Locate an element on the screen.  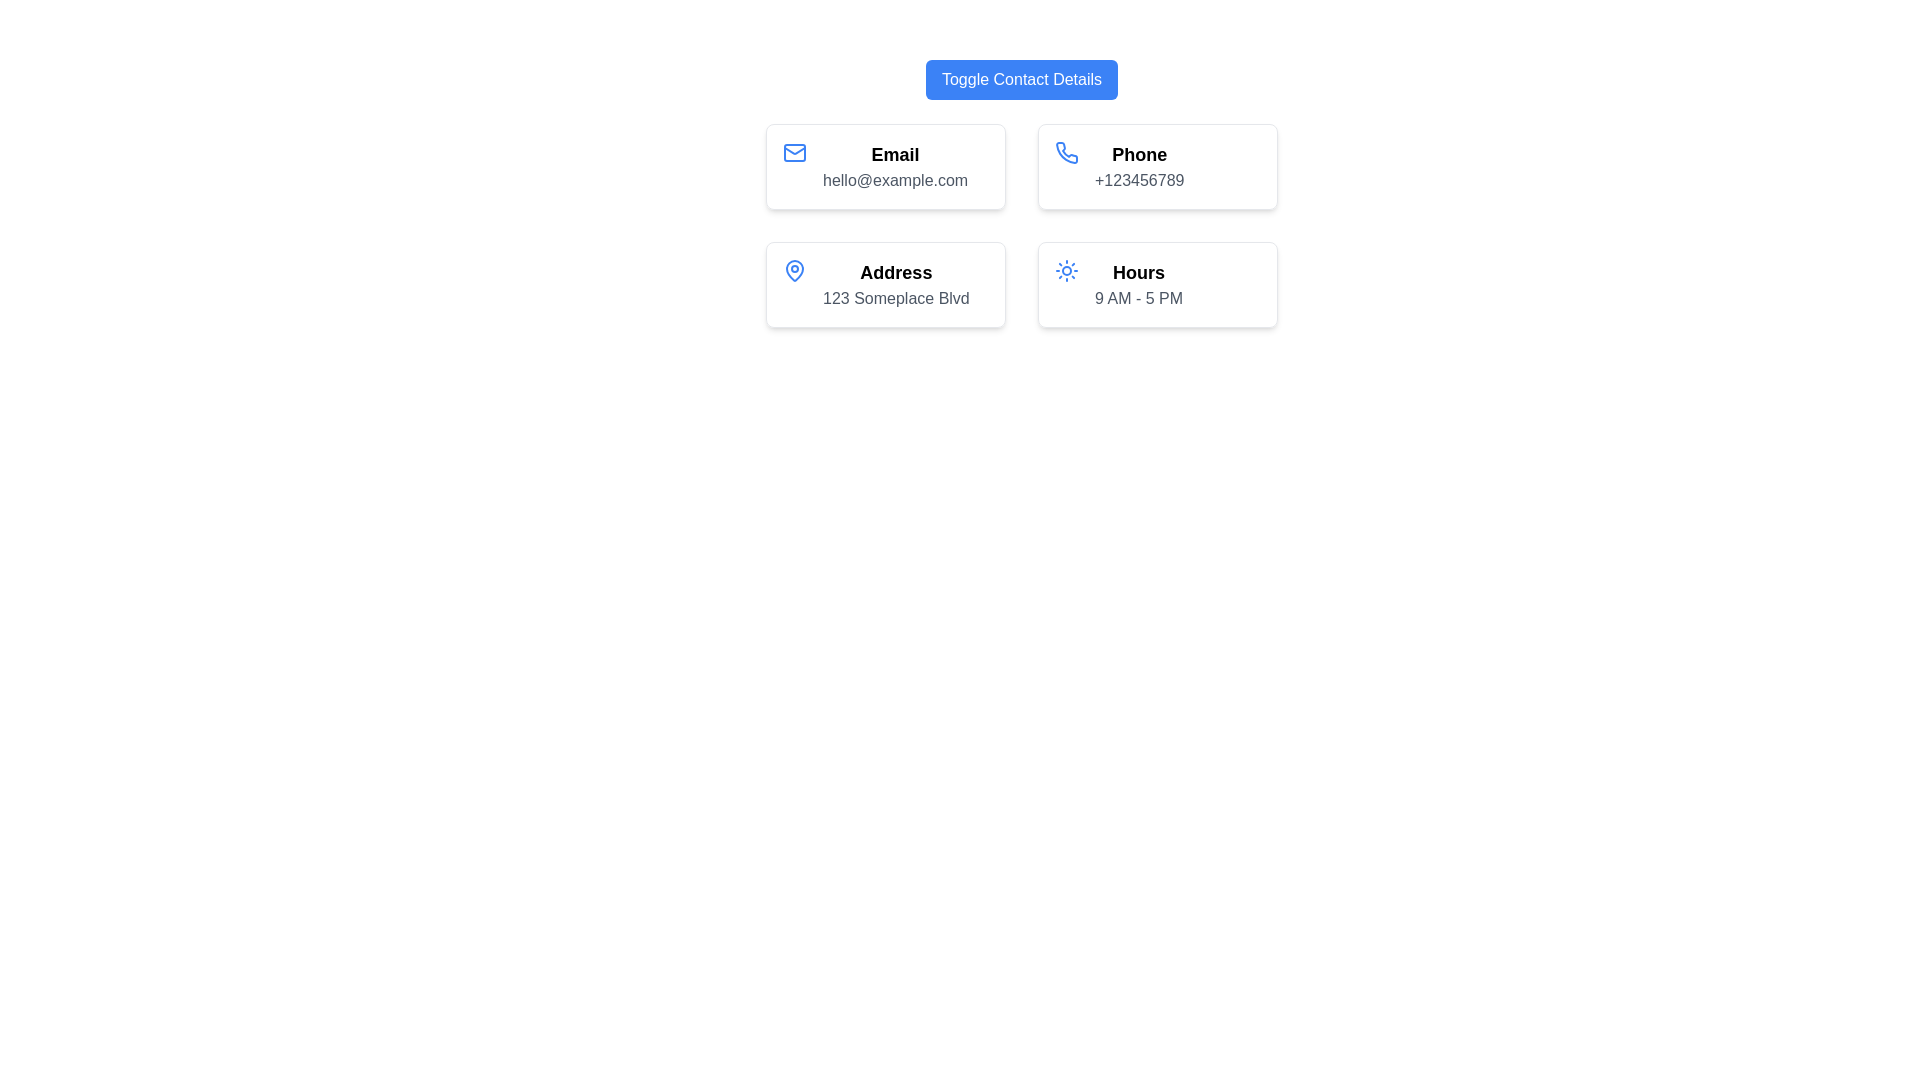
the address icon located in the 'Address' card of the contact details grid, positioned to the left of the card content and above '123 Someplace Blvd' is located at coordinates (794, 270).